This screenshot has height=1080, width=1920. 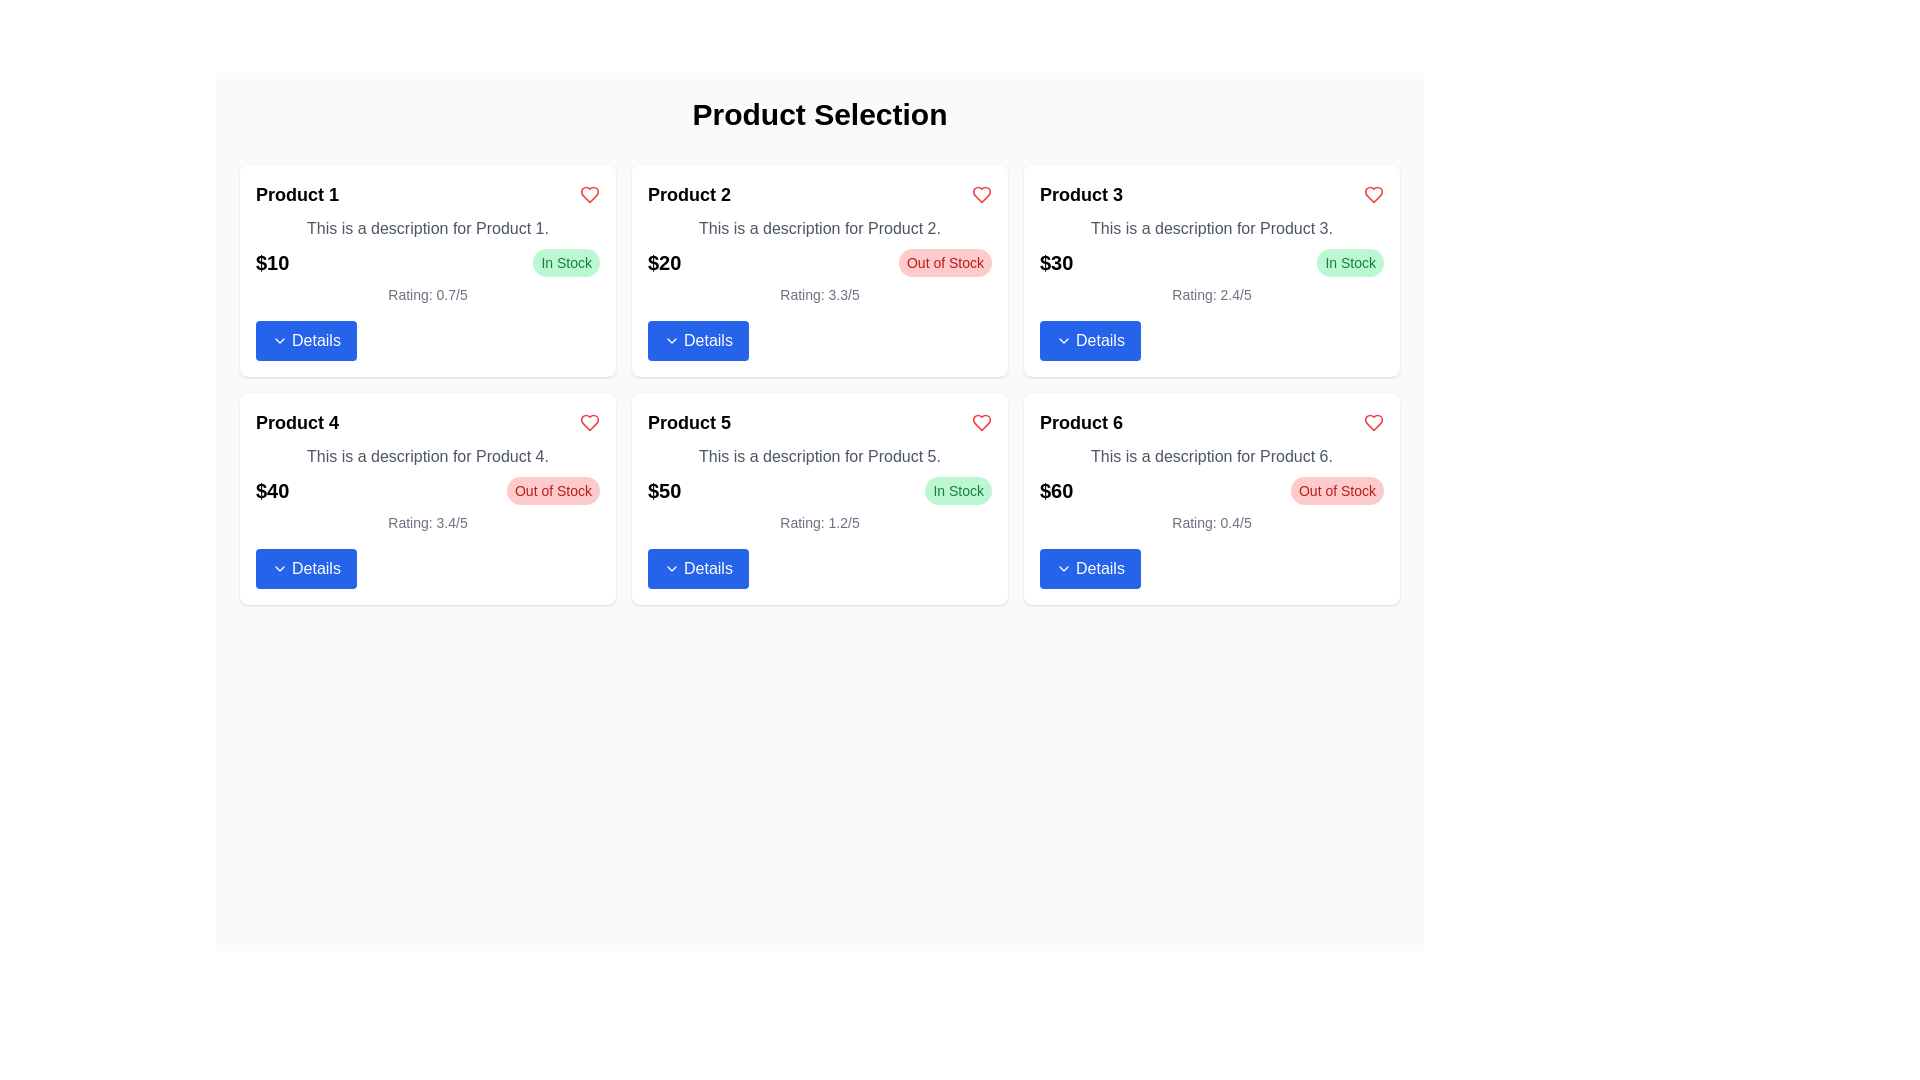 I want to click on the text block displaying 'This is a description for Product 6.' which is located in the sixth product card, positioned below the title 'Product 6' and above the price '$60', so click(x=1210, y=456).